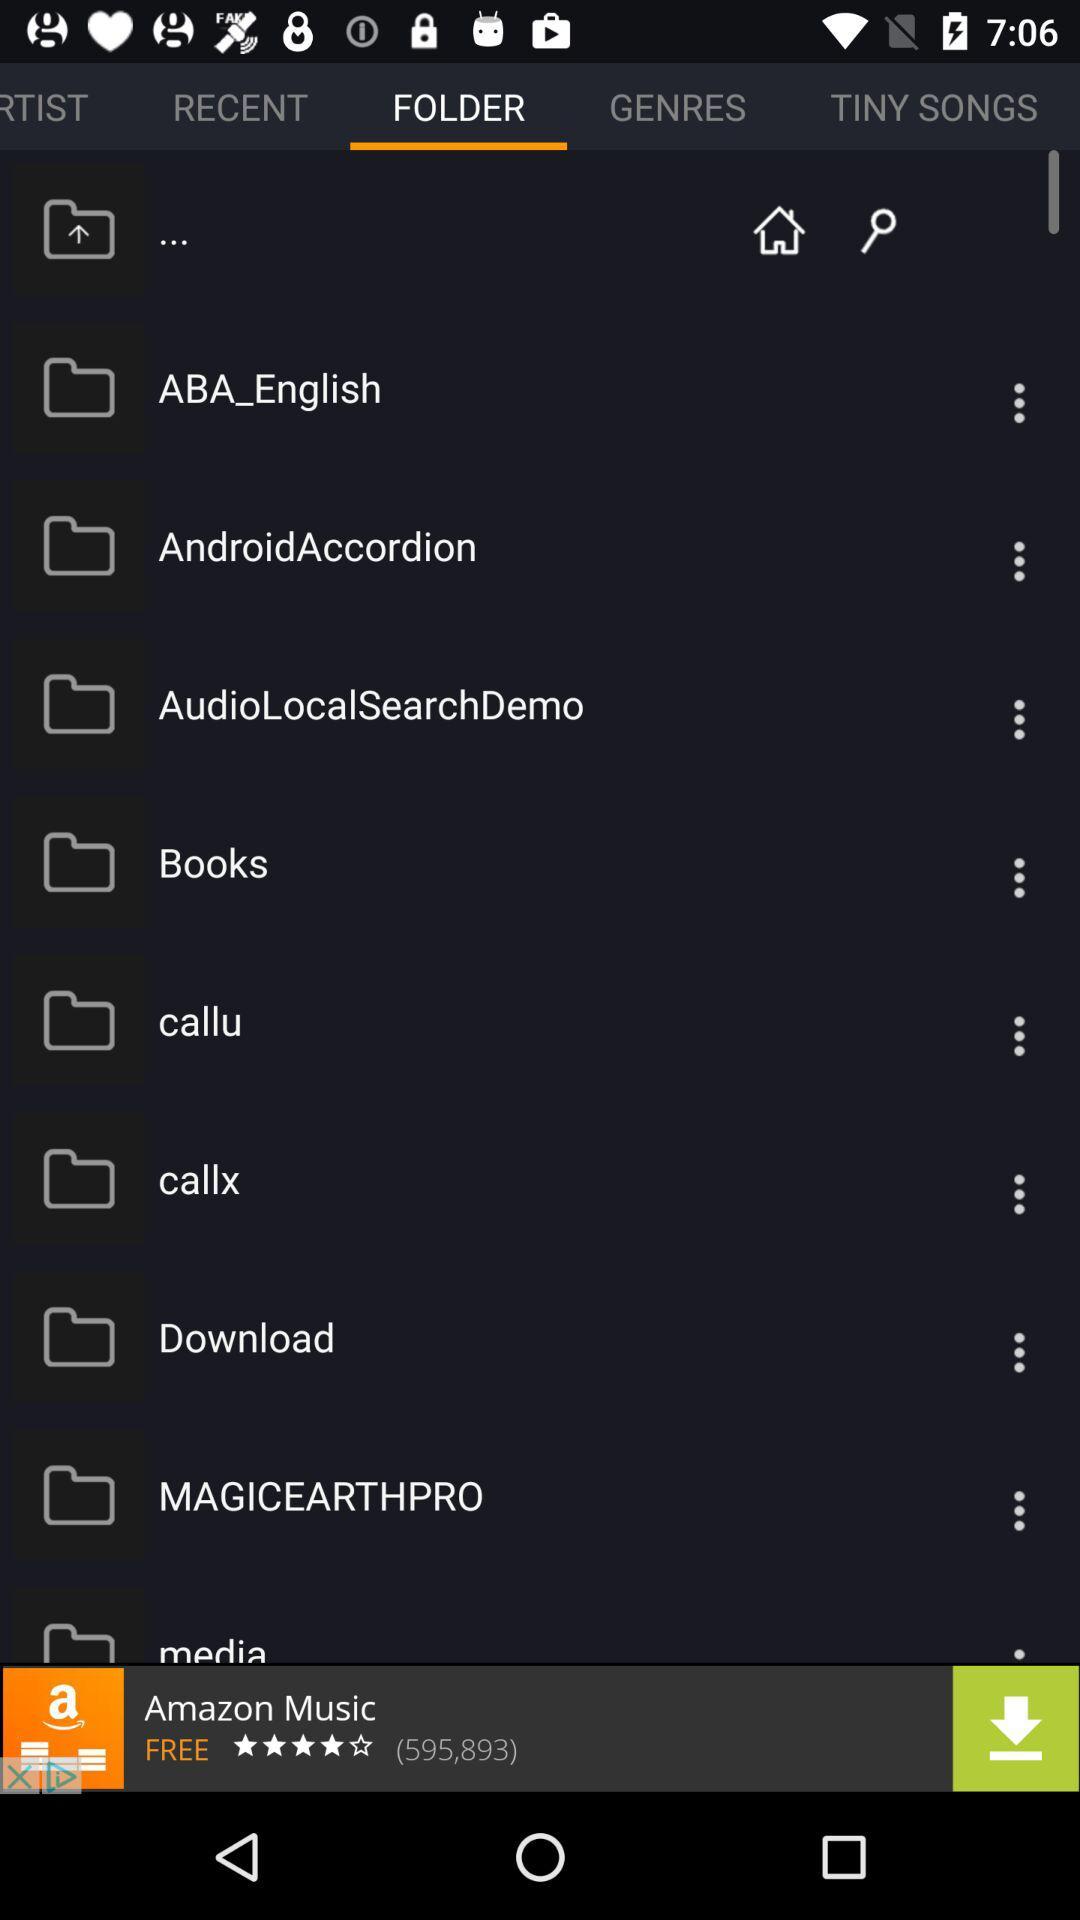 The image size is (1080, 1920). I want to click on announcement, so click(540, 1727).